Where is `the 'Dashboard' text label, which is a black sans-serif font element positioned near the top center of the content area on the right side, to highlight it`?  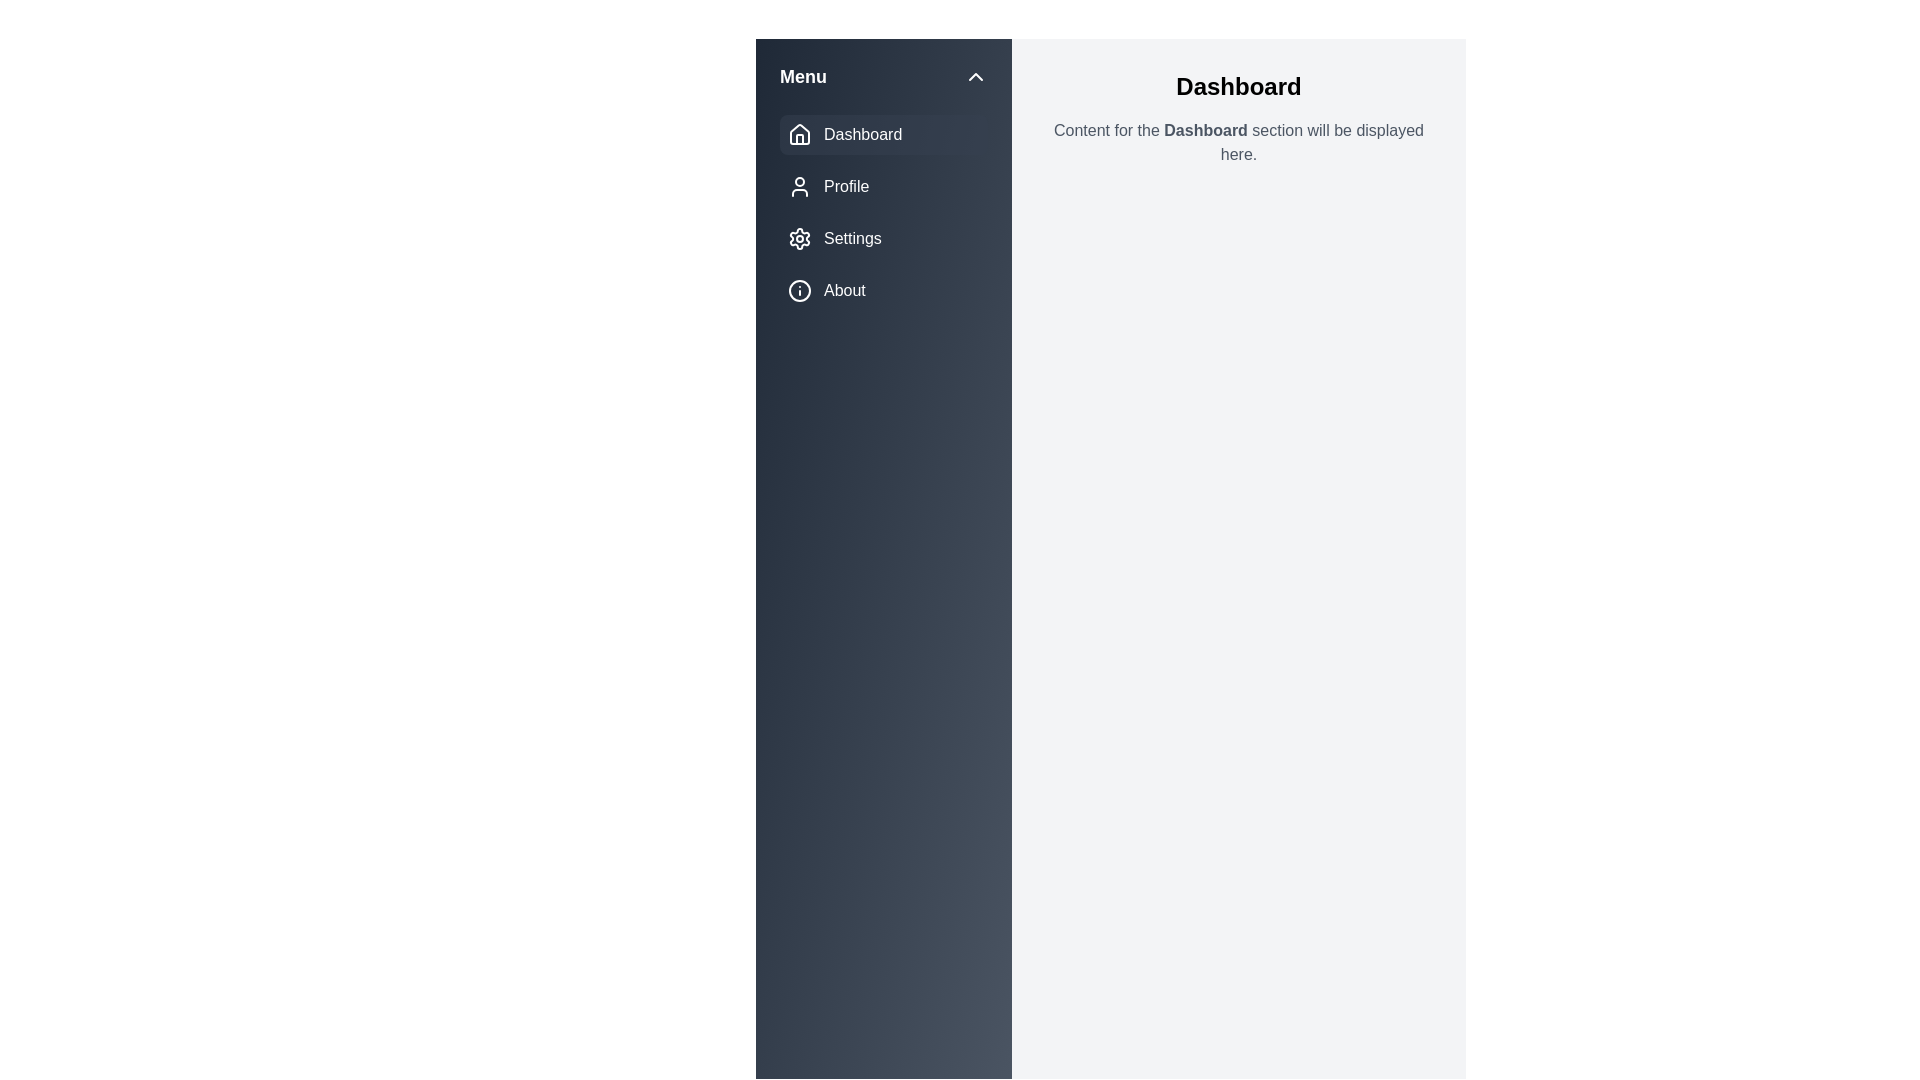
the 'Dashboard' text label, which is a black sans-serif font element positioned near the top center of the content area on the right side, to highlight it is located at coordinates (1205, 130).